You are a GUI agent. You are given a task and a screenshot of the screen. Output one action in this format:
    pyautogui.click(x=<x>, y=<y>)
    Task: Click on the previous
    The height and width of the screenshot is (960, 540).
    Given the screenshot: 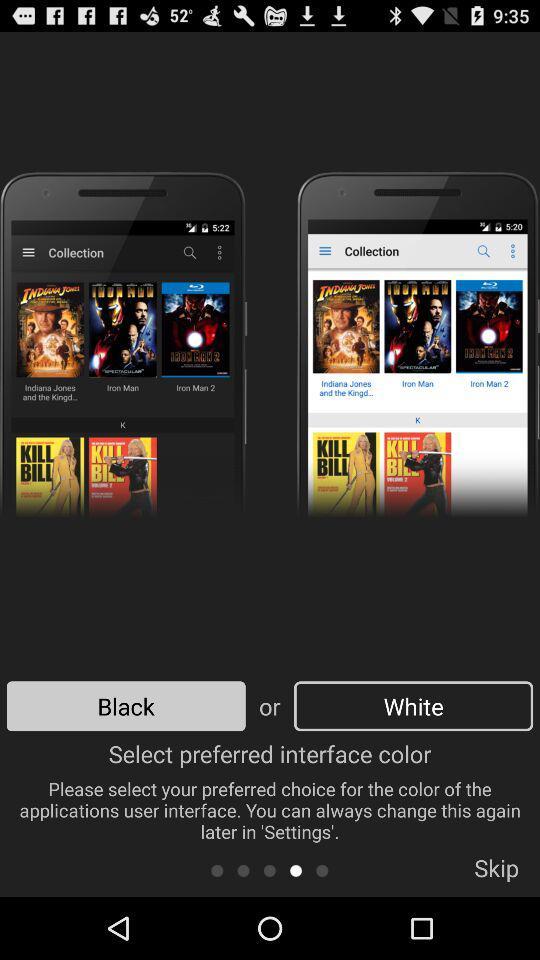 What is the action you would take?
    pyautogui.click(x=322, y=869)
    